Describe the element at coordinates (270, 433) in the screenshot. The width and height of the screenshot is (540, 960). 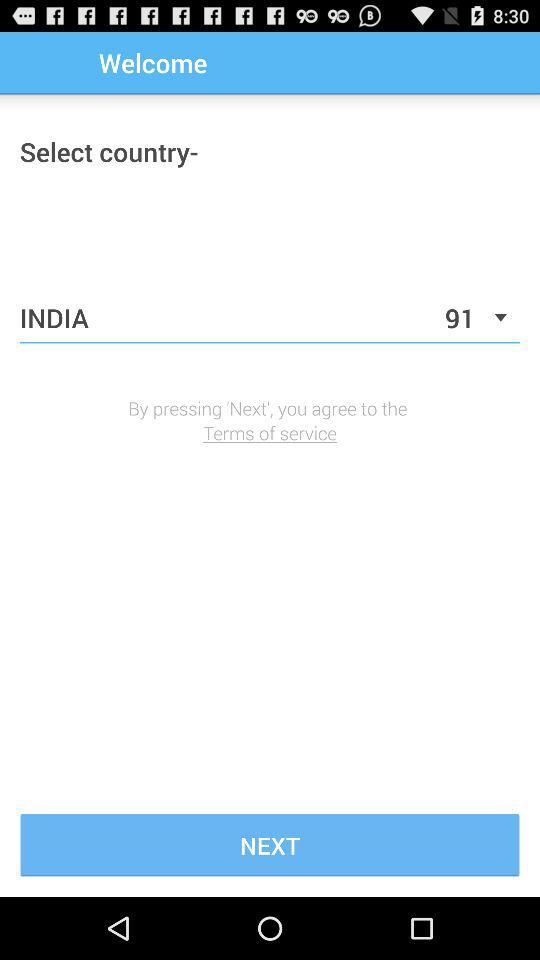
I see `terms of service icon` at that location.